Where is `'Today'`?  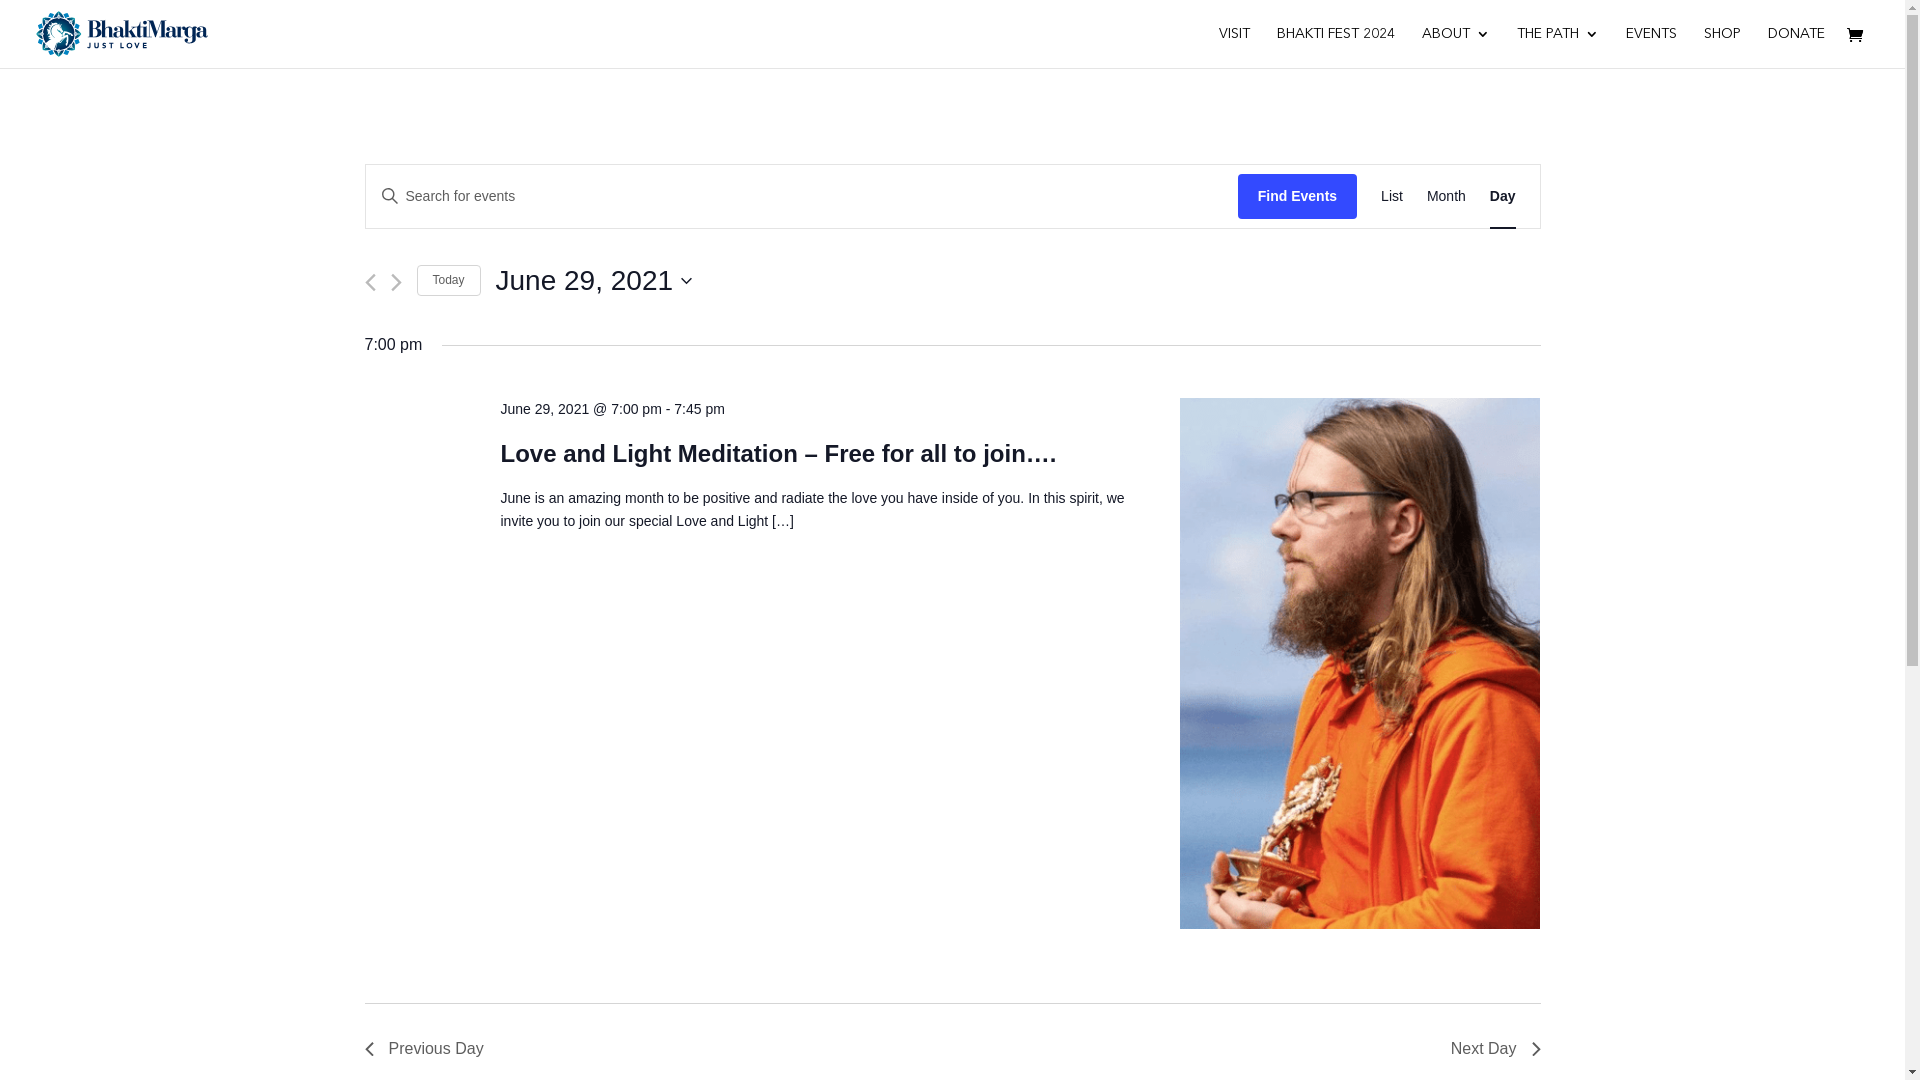
'Today' is located at coordinates (446, 280).